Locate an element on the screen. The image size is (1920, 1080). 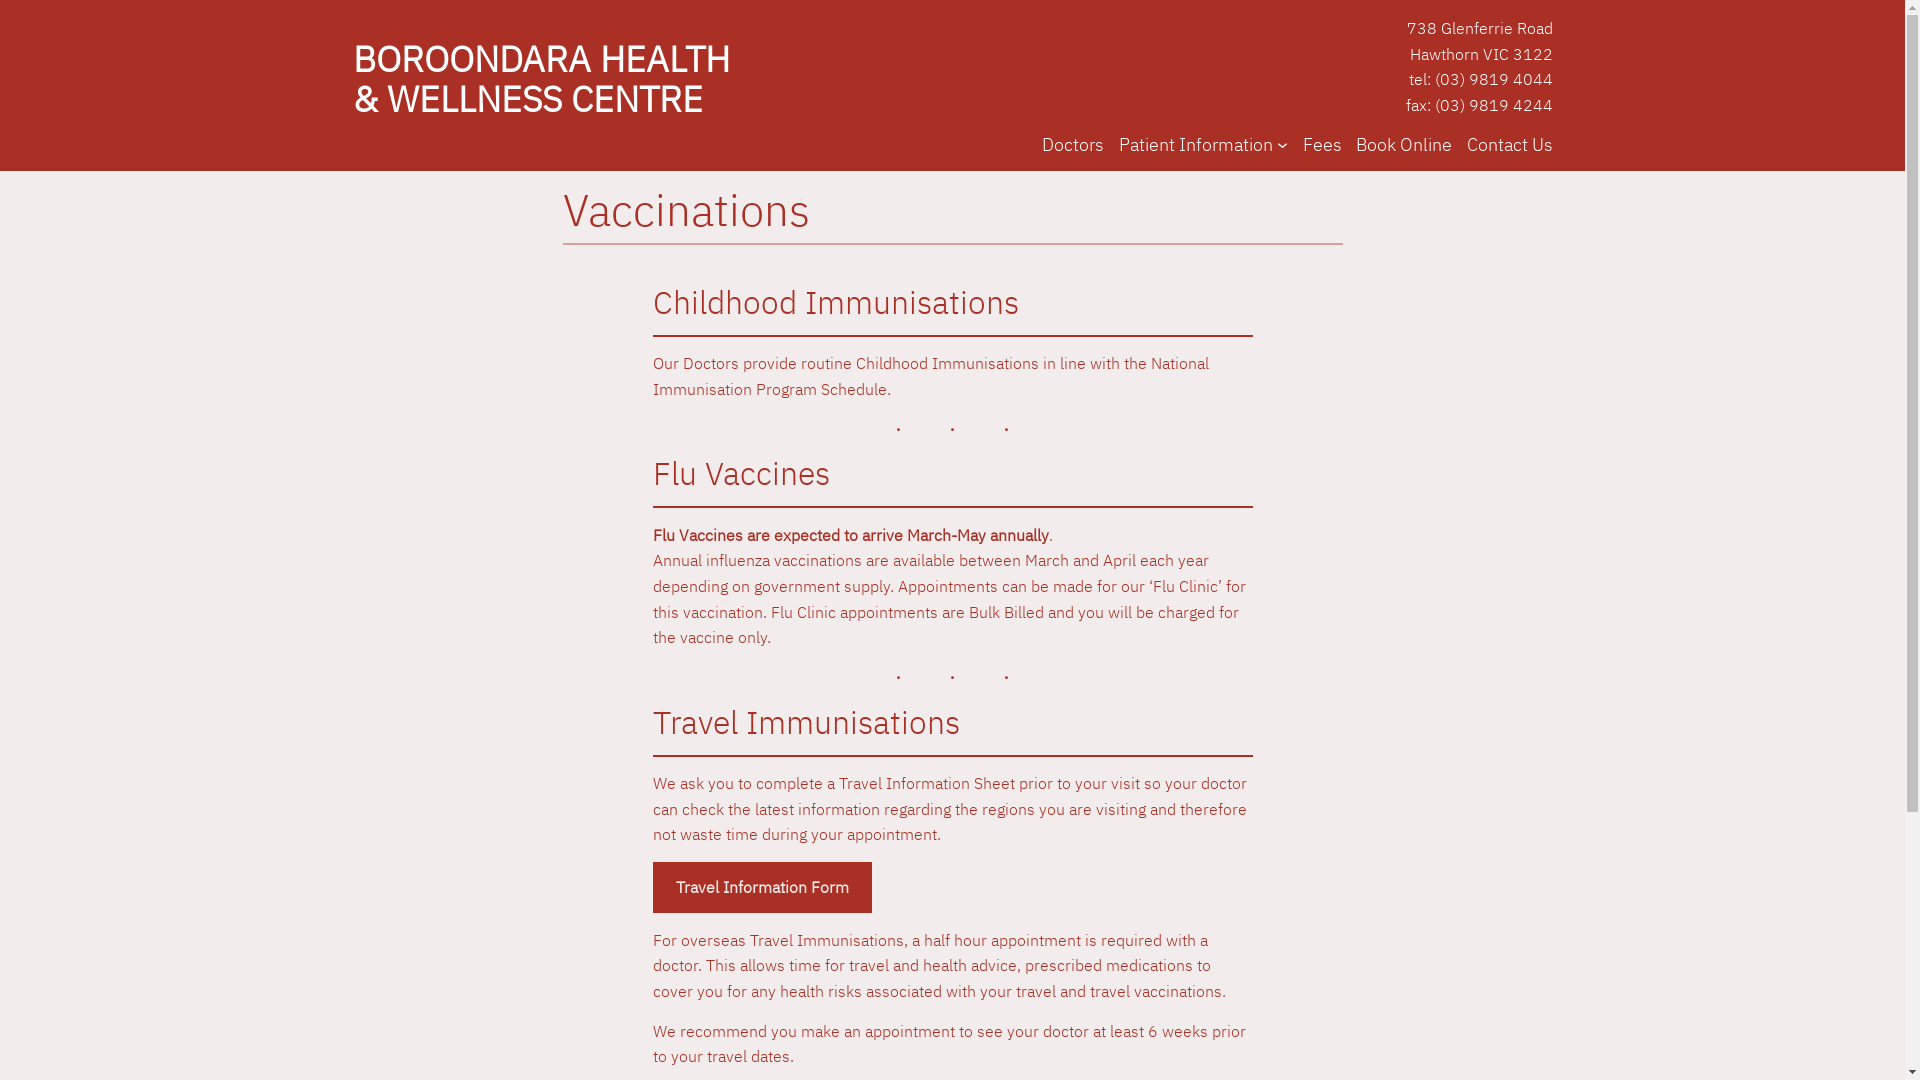
'Patient Information' is located at coordinates (1195, 142).